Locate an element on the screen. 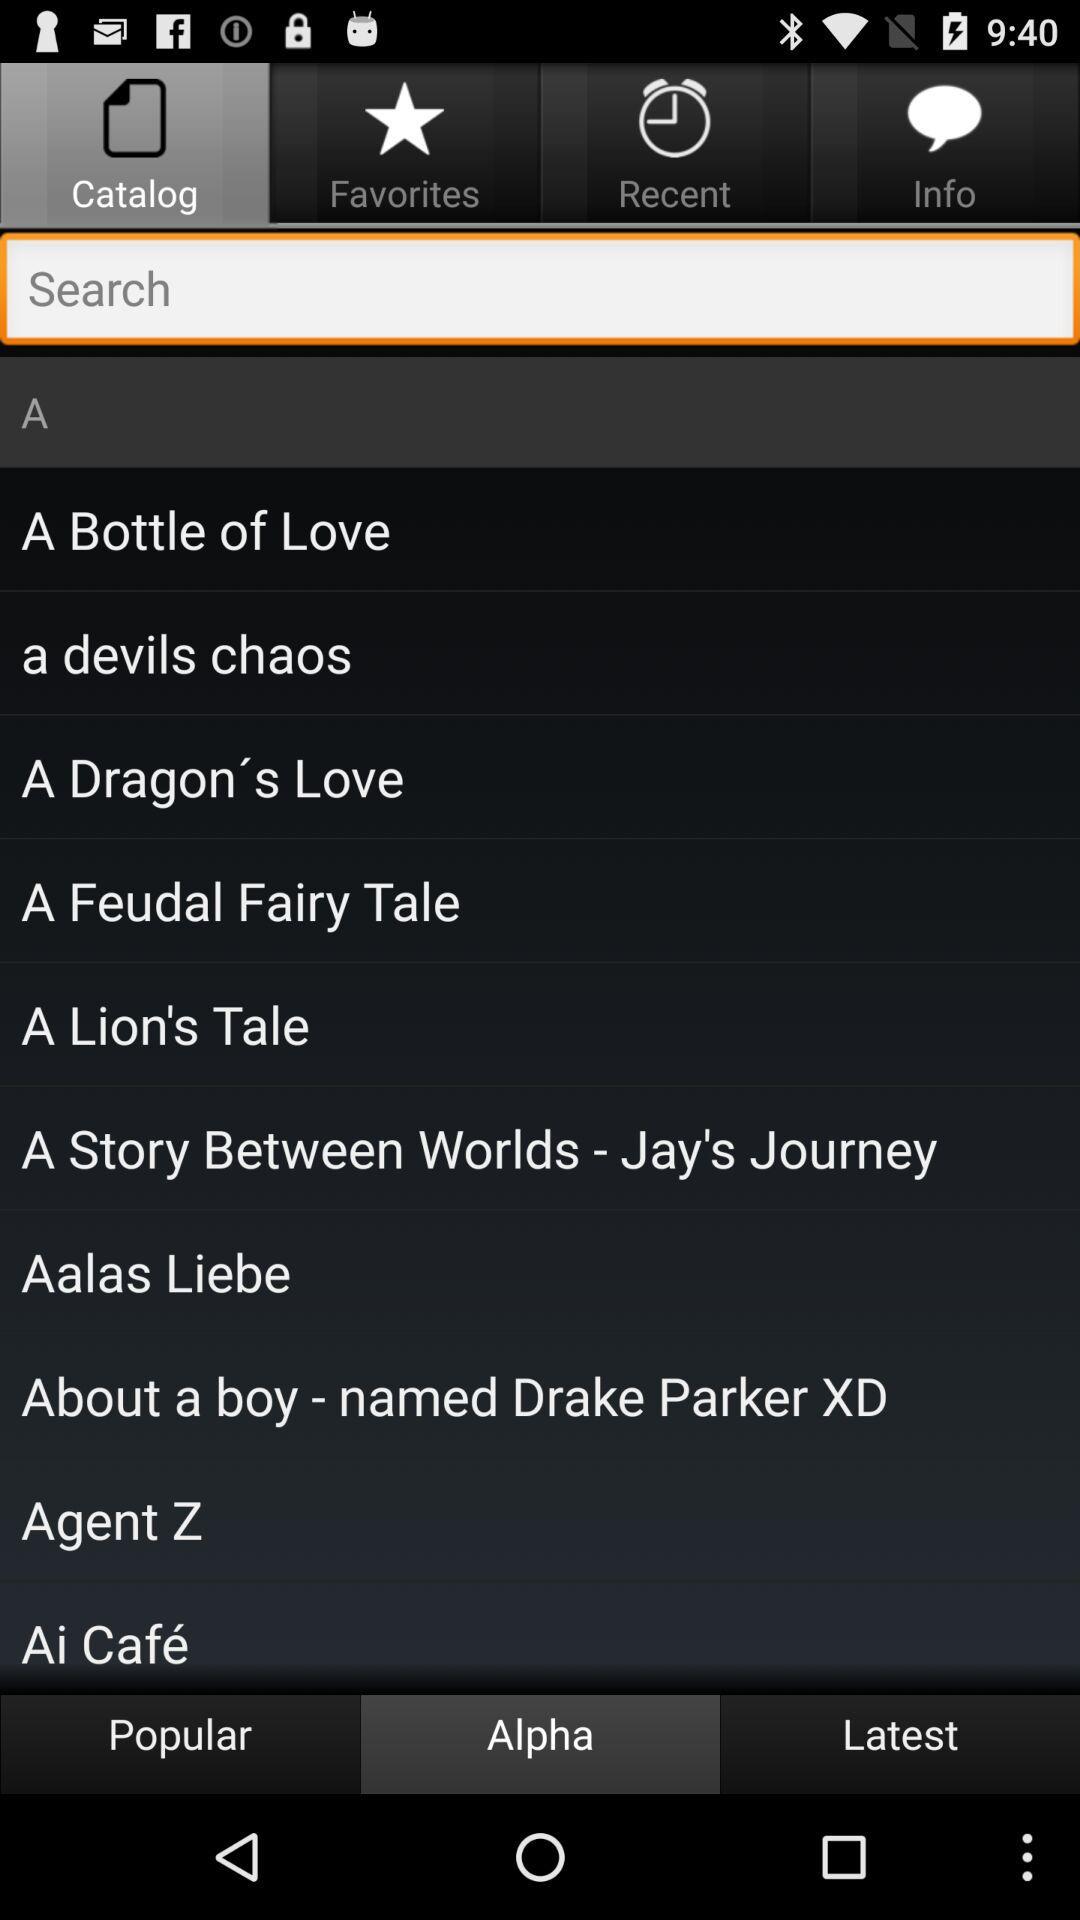  app below a lion s is located at coordinates (540, 1147).